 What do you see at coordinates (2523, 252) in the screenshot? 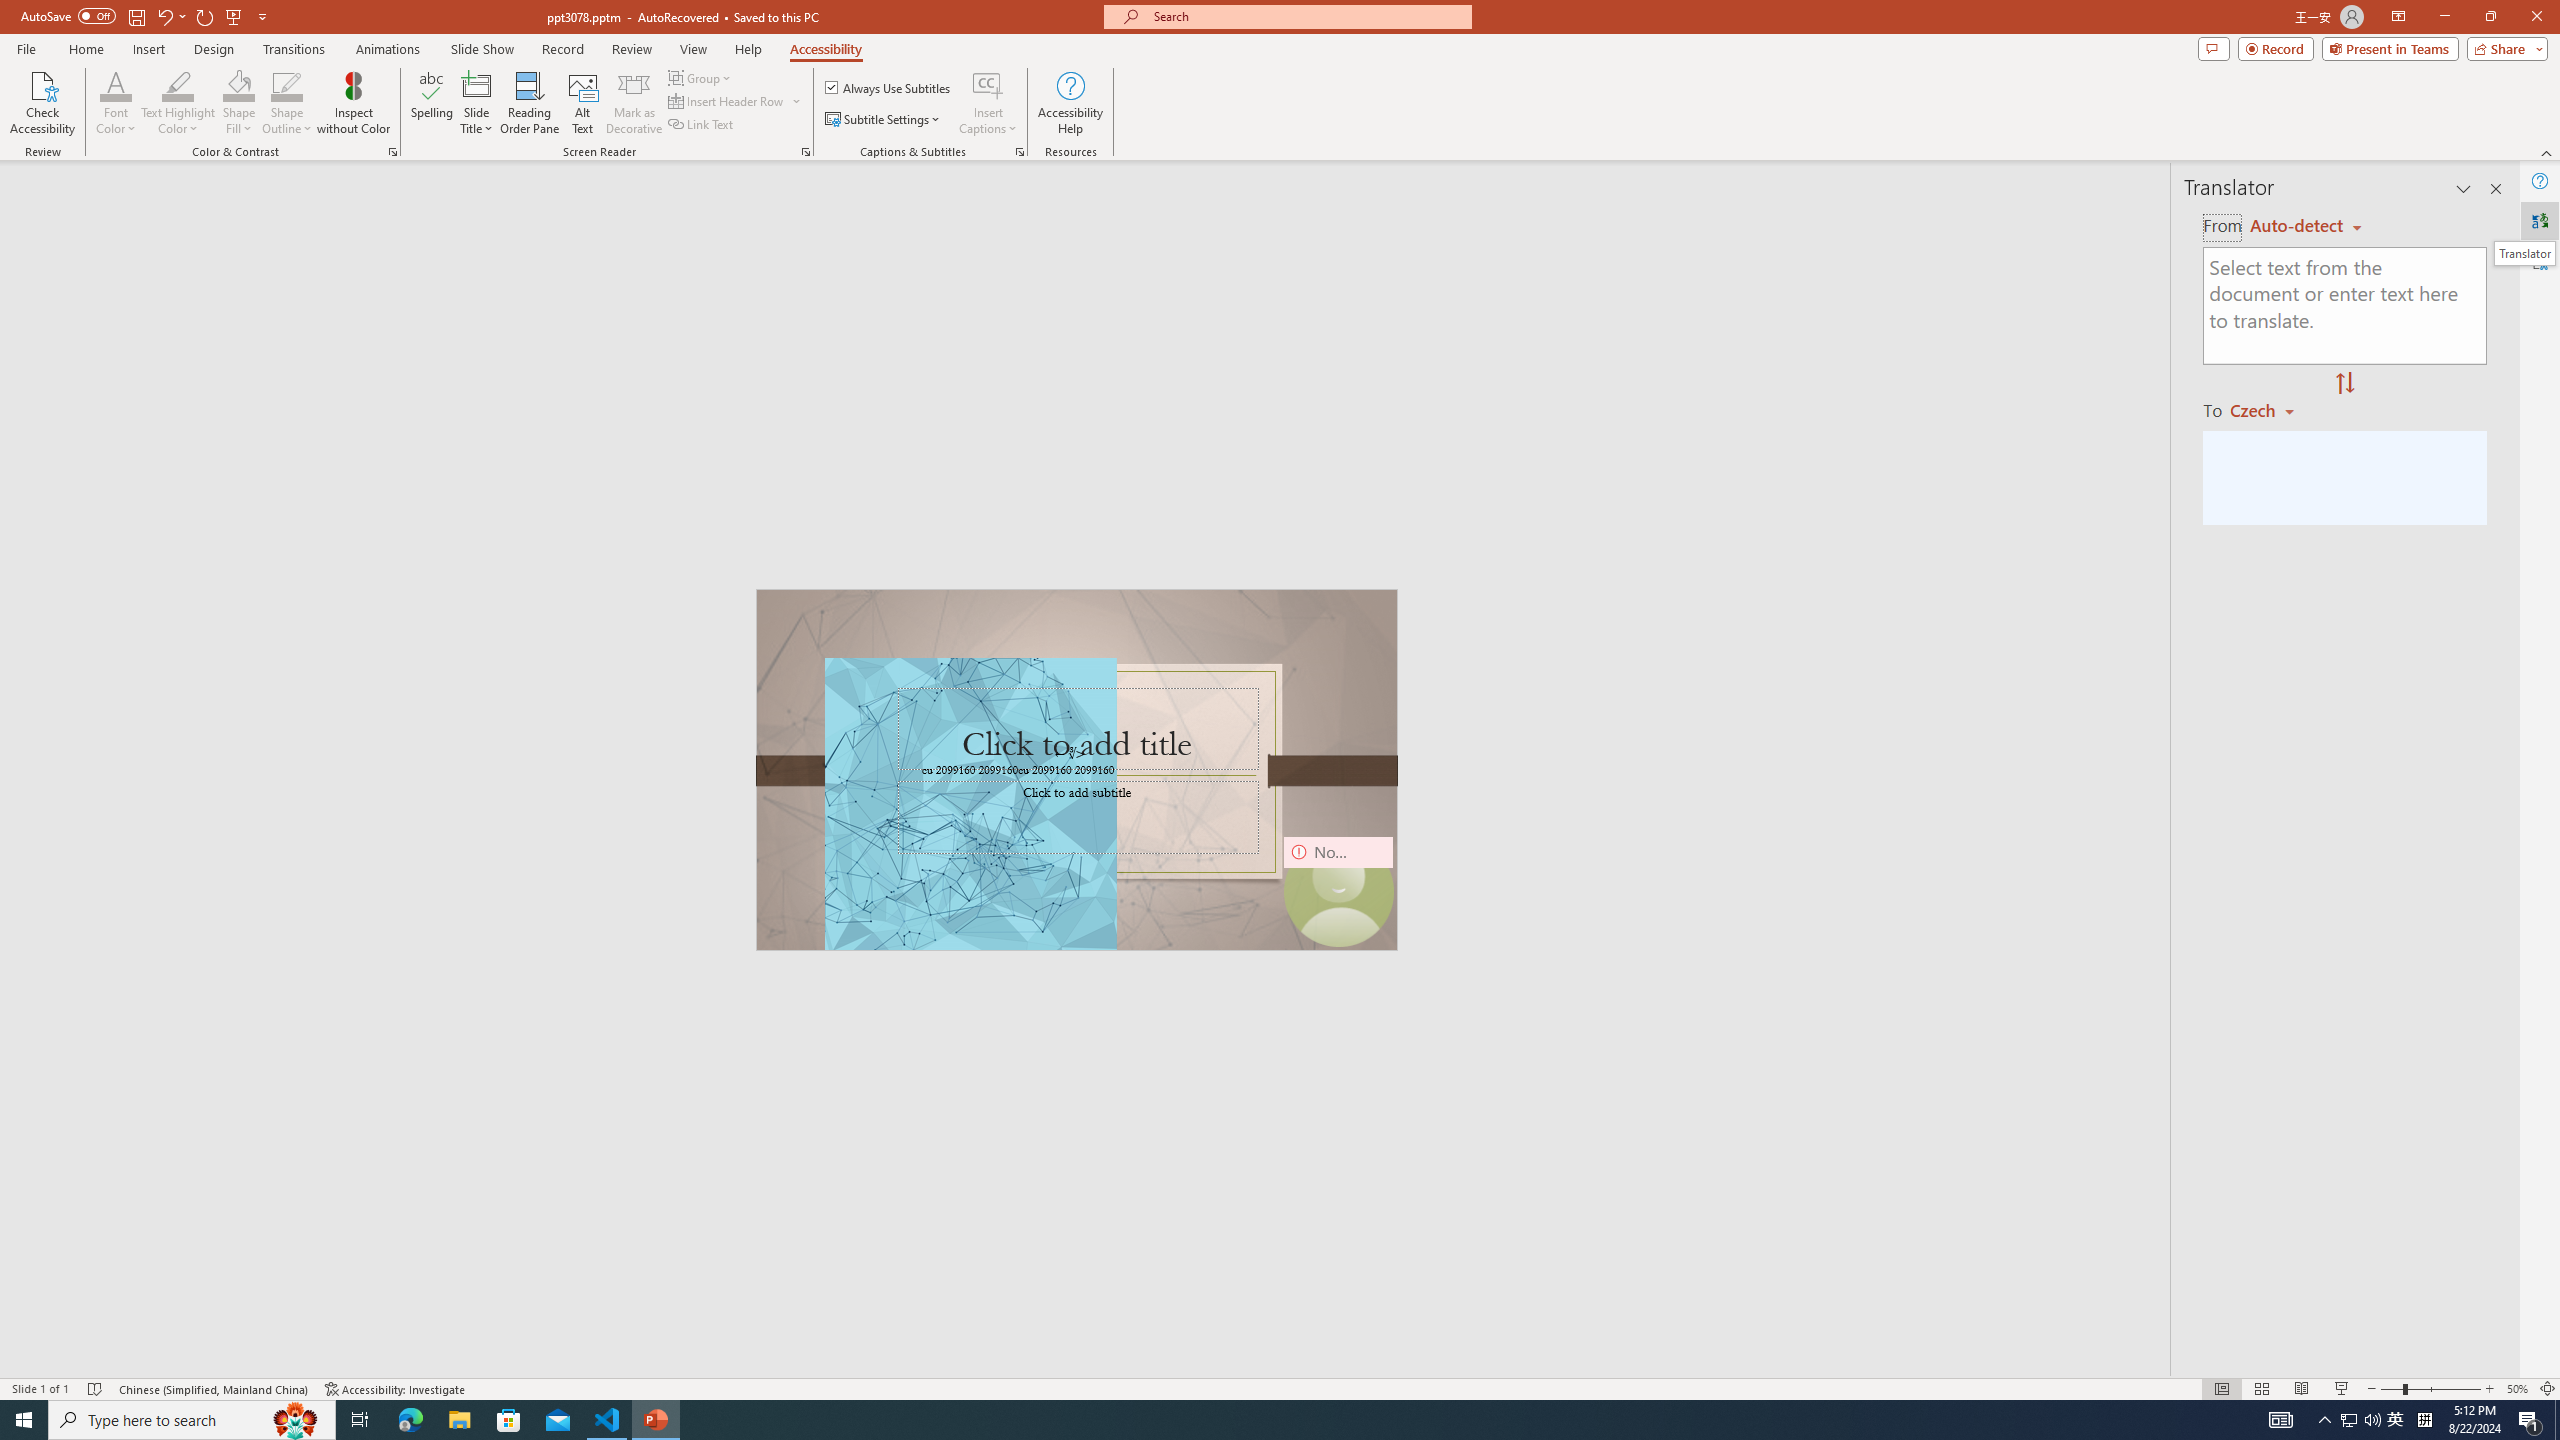
I see `'Translator'` at bounding box center [2523, 252].